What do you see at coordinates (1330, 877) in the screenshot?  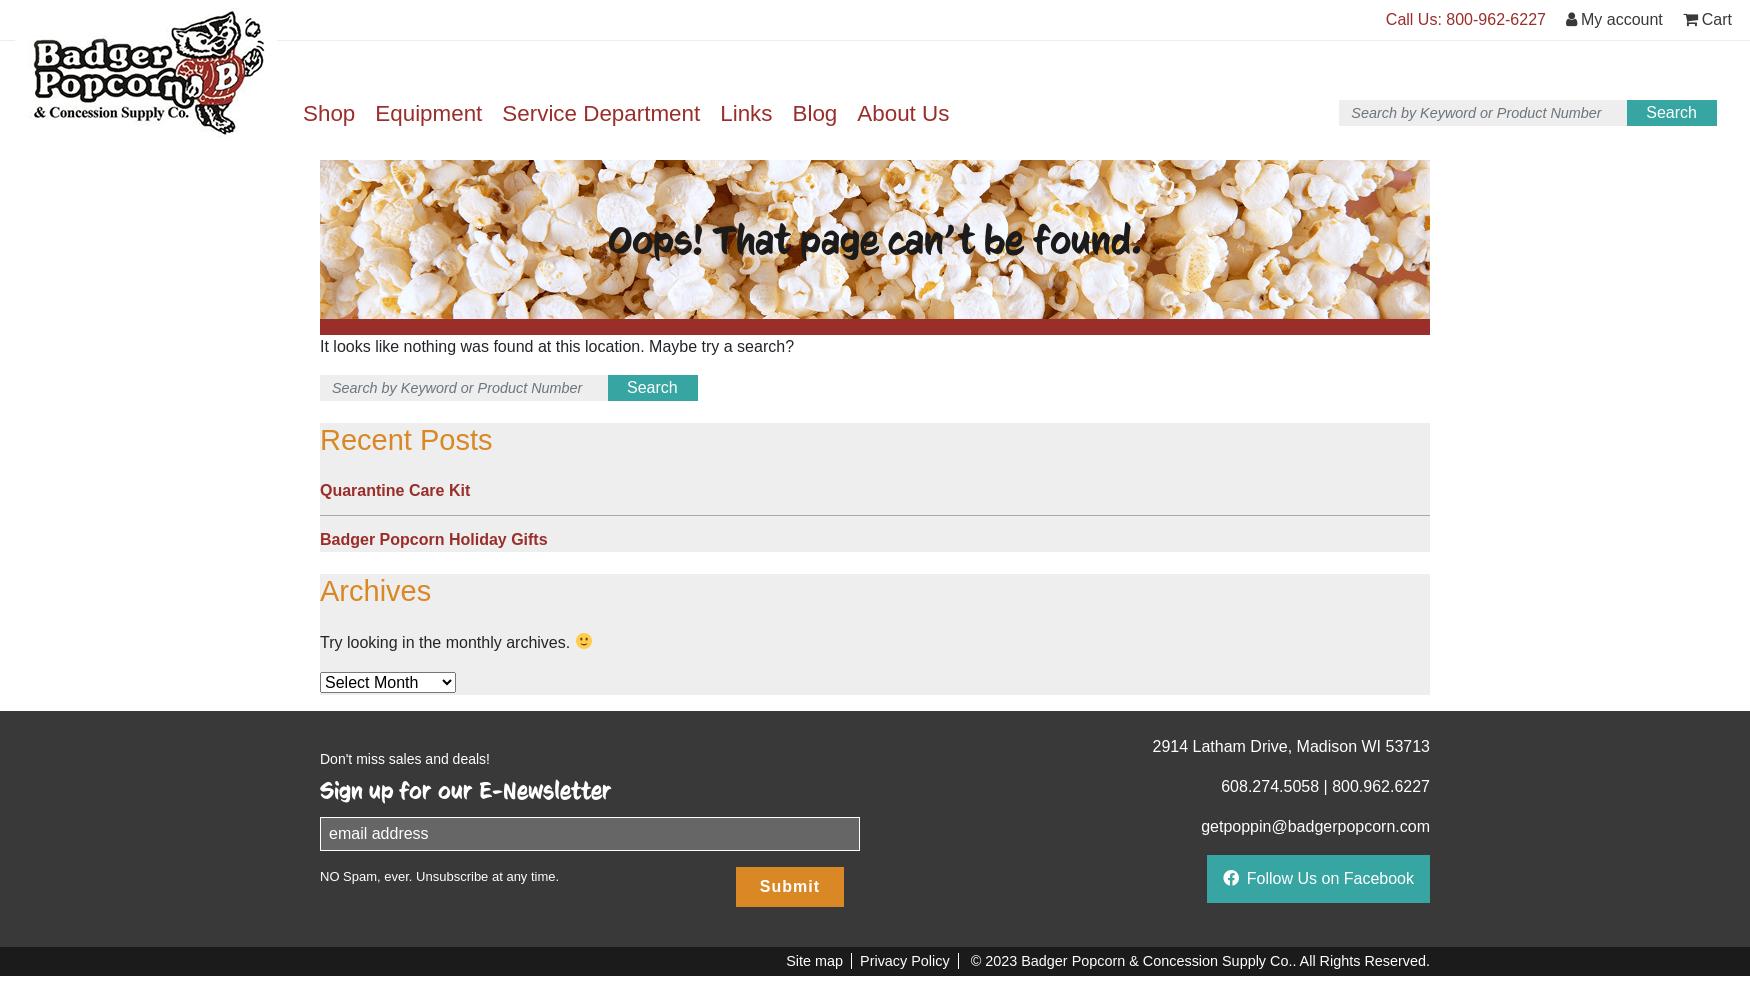 I see `'Follow Us on Facebook'` at bounding box center [1330, 877].